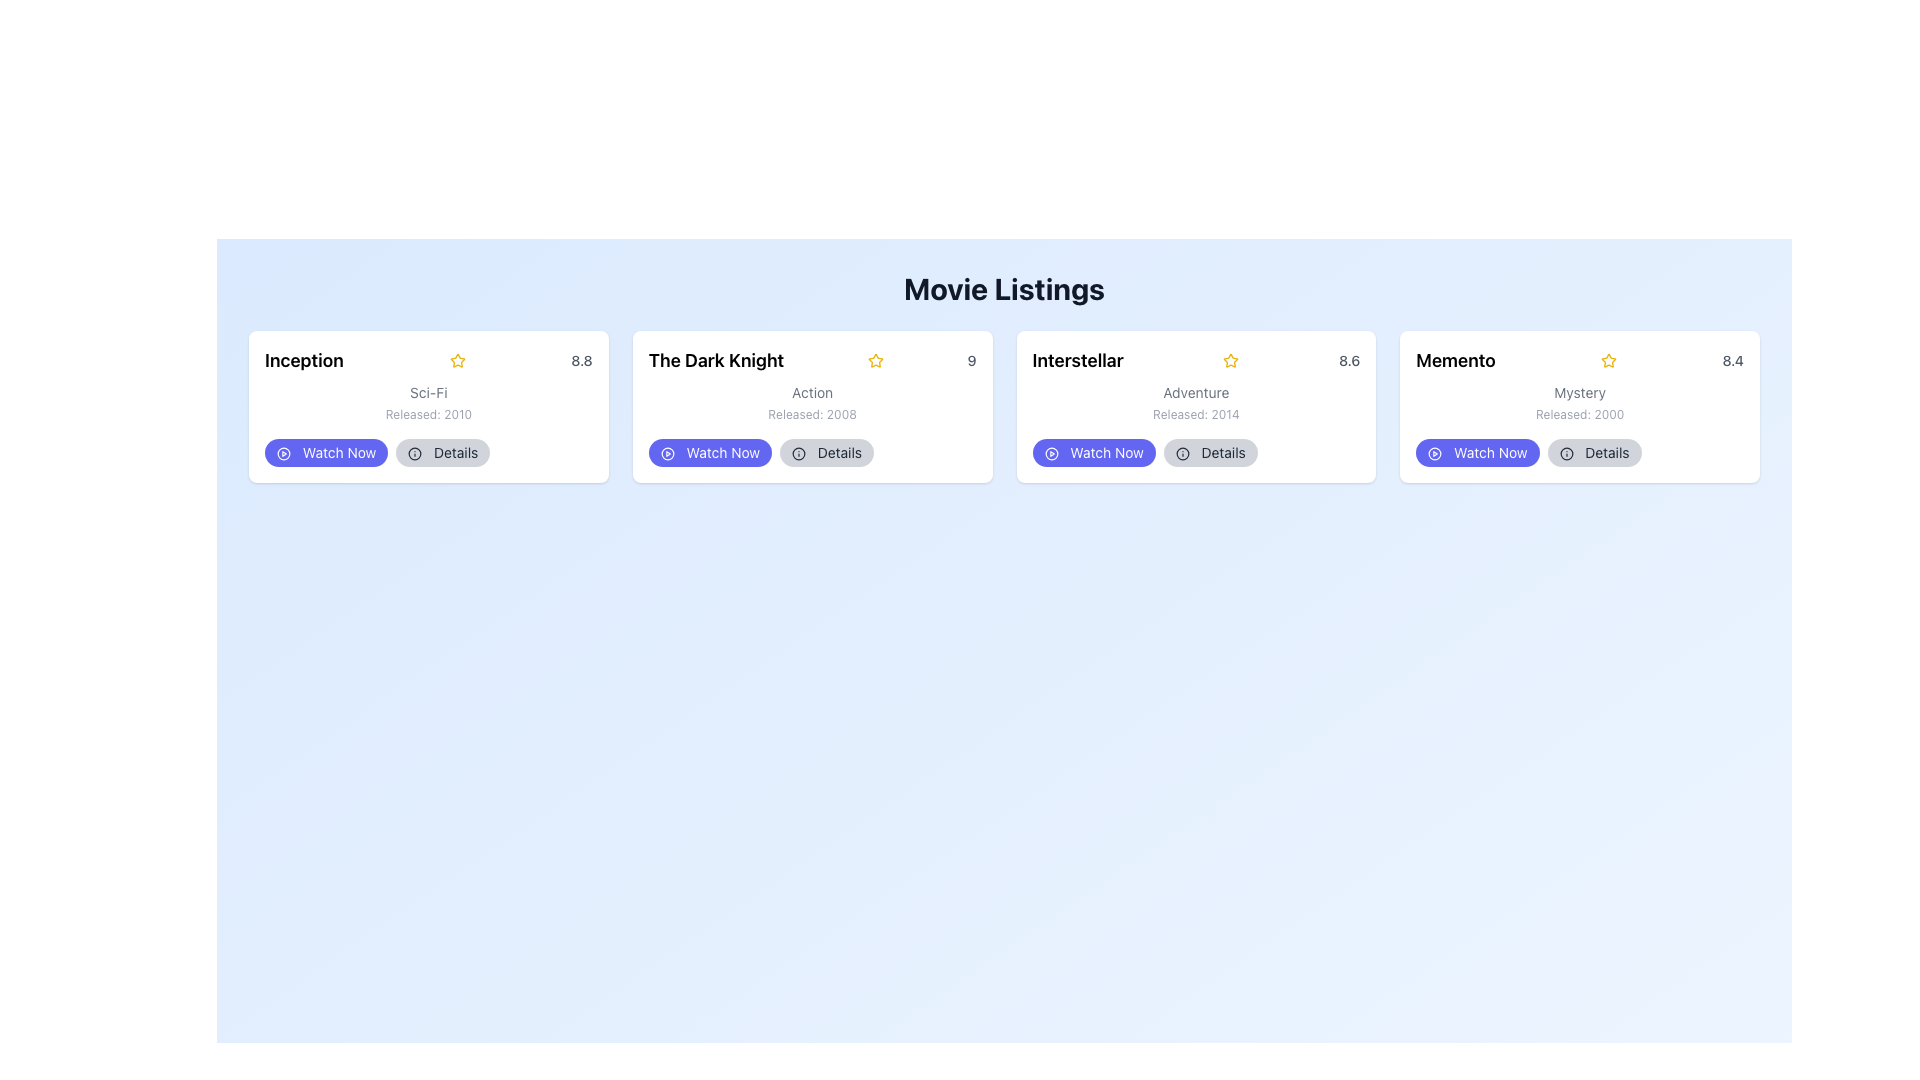 This screenshot has height=1080, width=1920. I want to click on the 'Watch Now' button, which is a light purple rounded rectangular button with white text and a play icon, located in the rightmost movie card under the title 'Memento', so click(1477, 452).